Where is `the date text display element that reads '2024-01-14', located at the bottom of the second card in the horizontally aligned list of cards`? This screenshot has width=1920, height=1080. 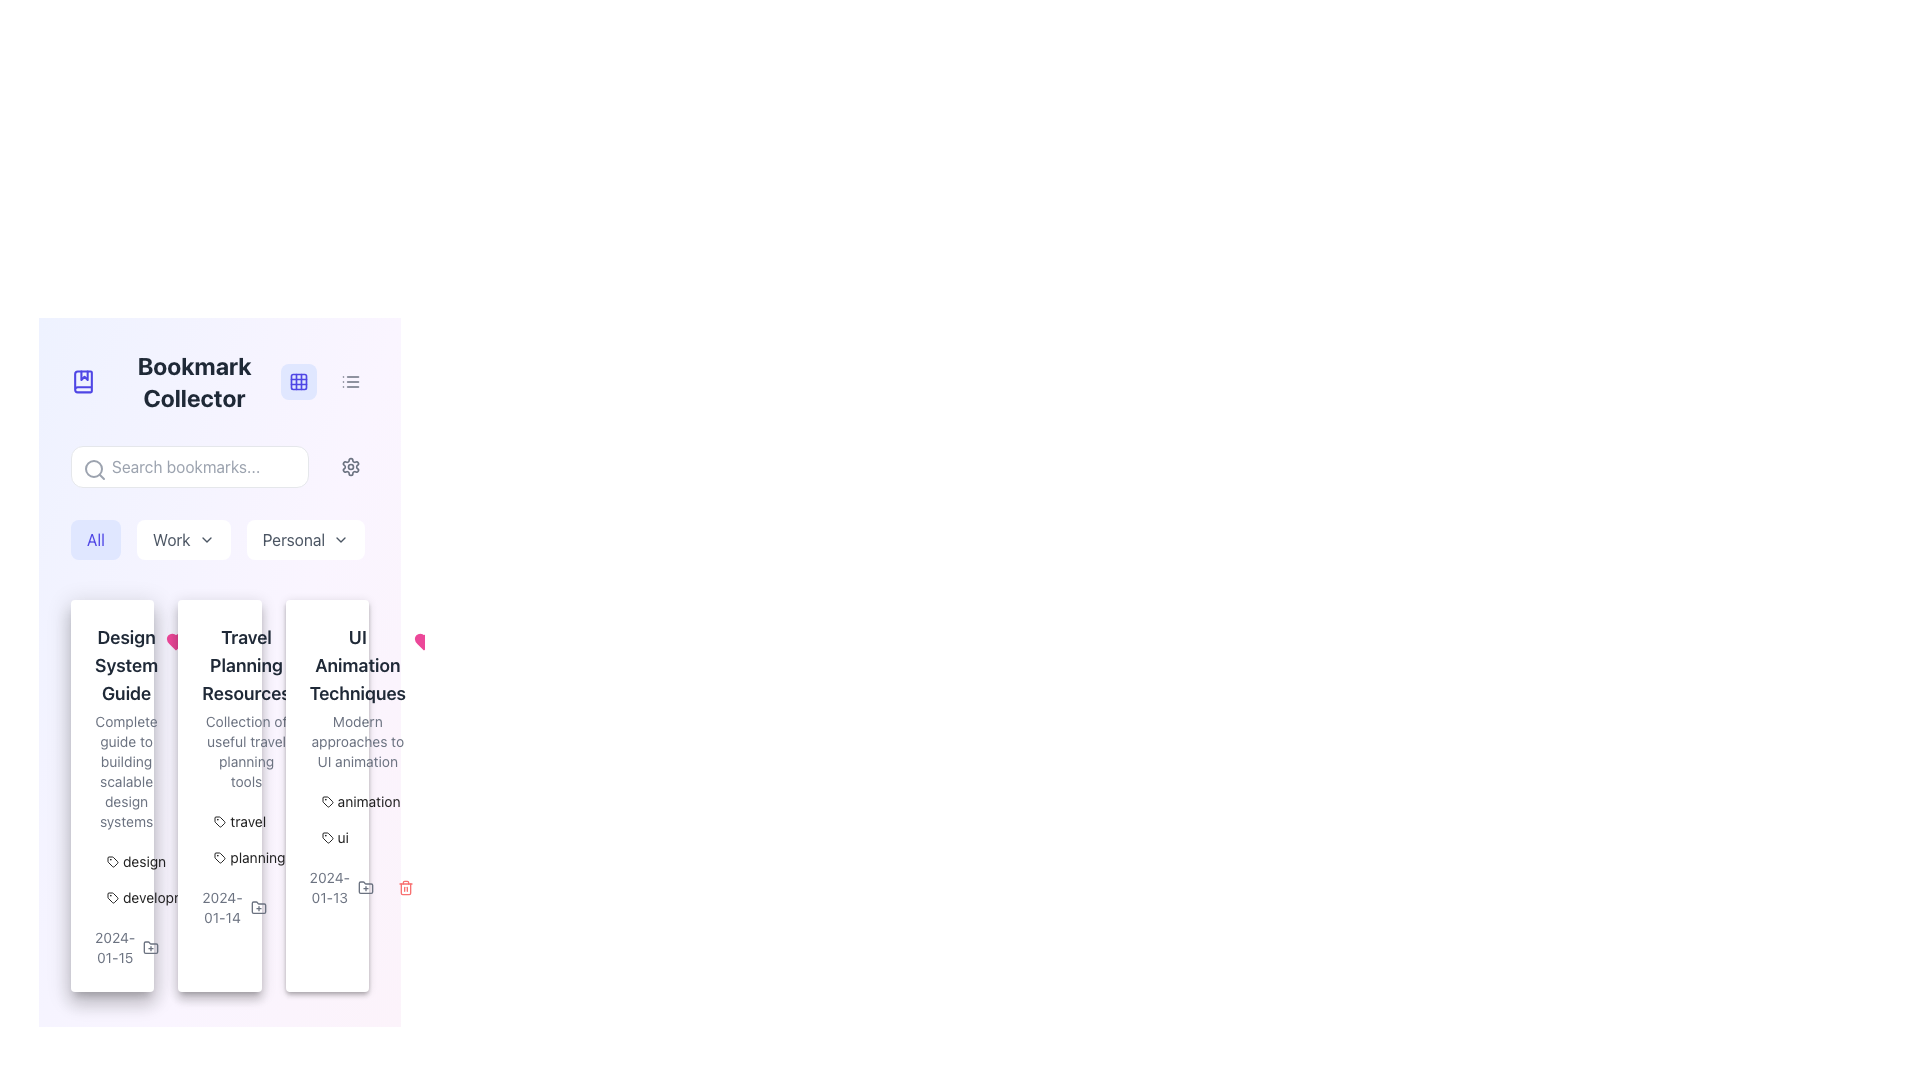
the date text display element that reads '2024-01-14', located at the bottom of the second card in the horizontally aligned list of cards is located at coordinates (222, 907).